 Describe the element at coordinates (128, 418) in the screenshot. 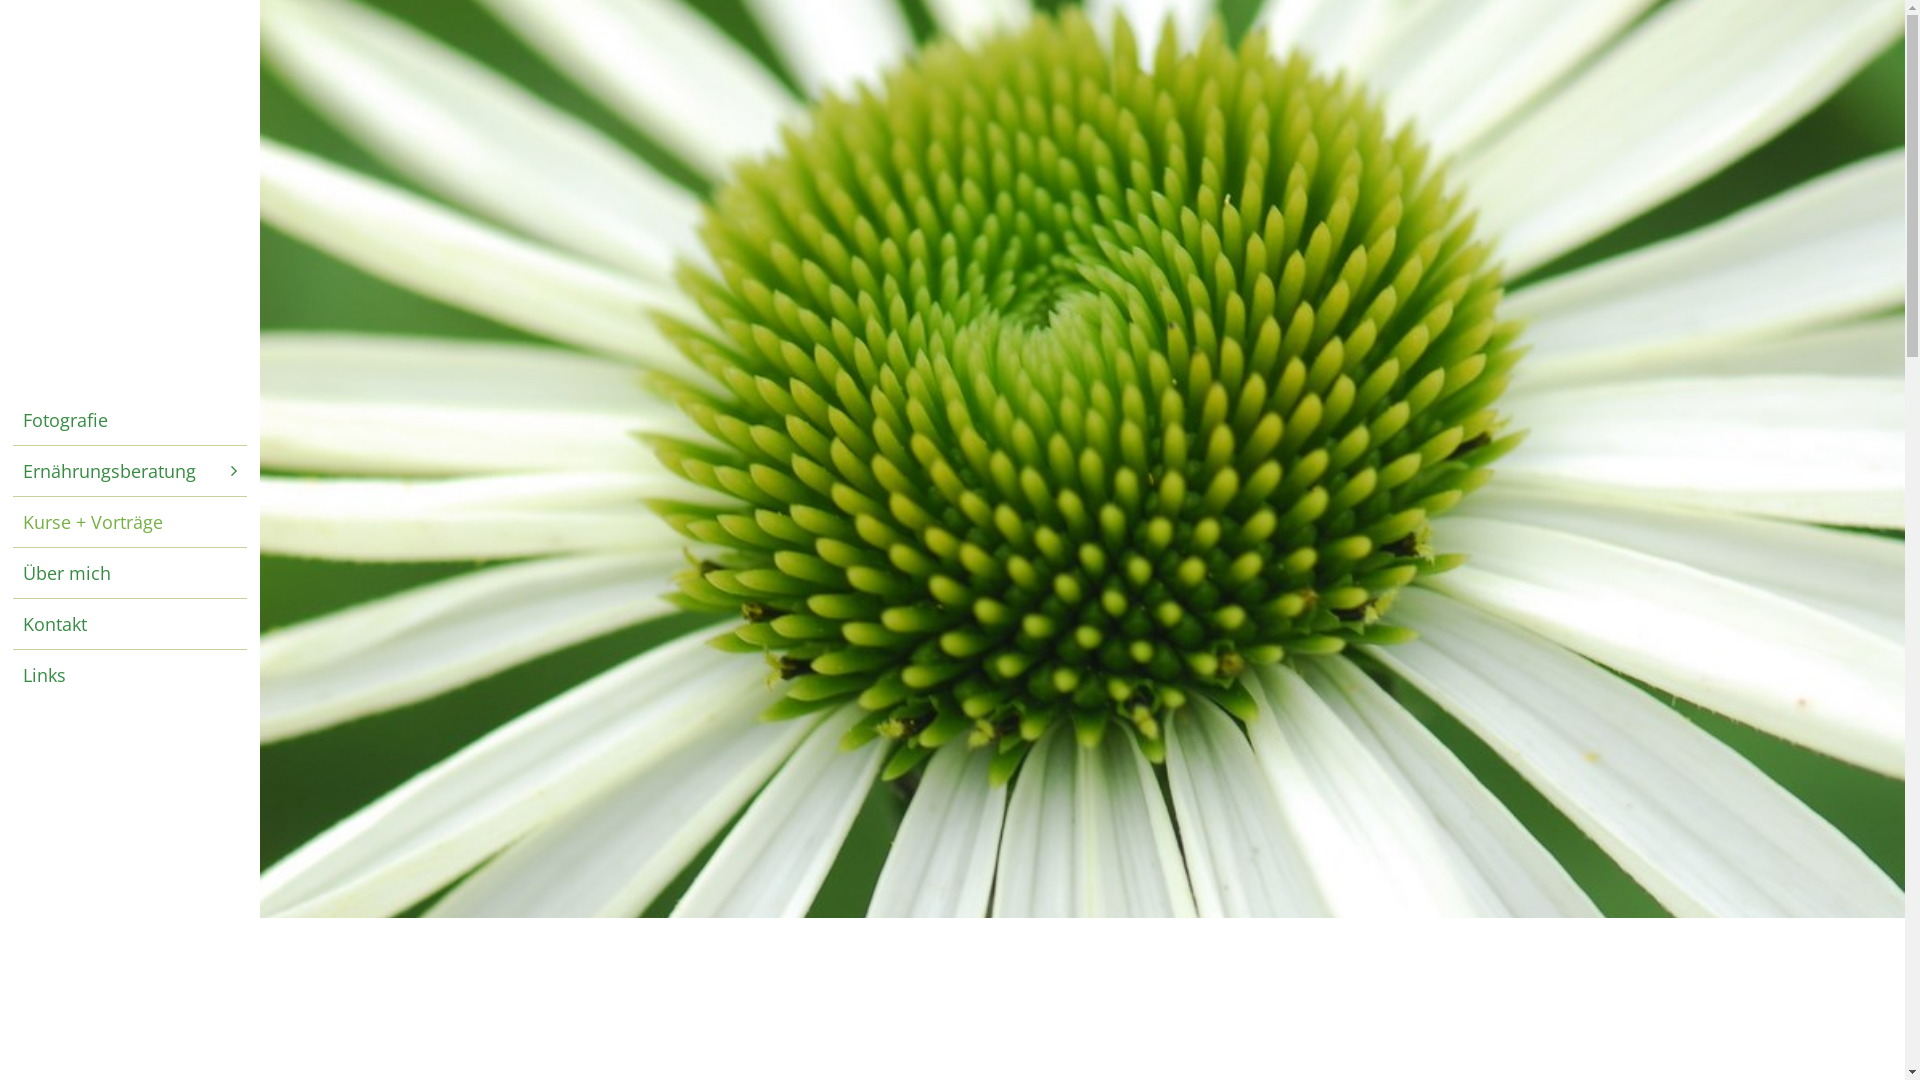

I see `'Fotografie'` at that location.